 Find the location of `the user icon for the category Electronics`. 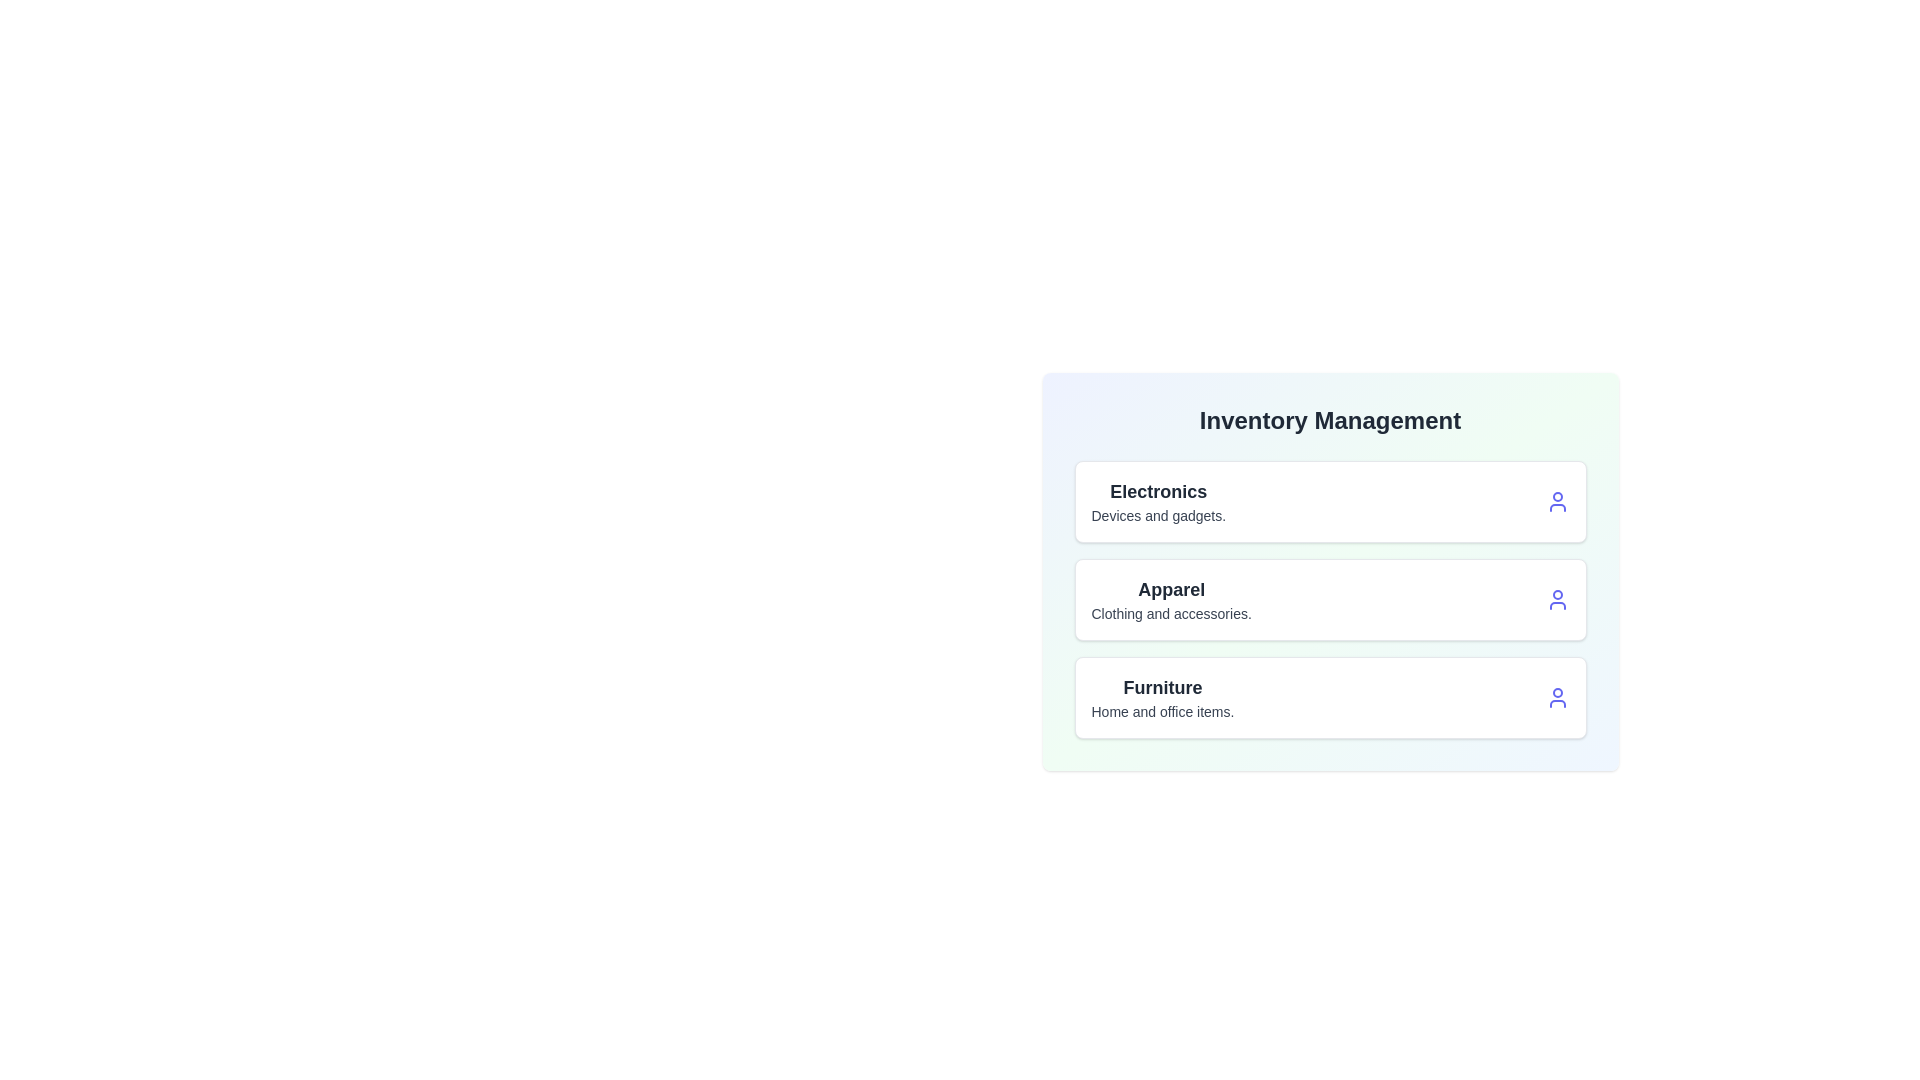

the user icon for the category Electronics is located at coordinates (1556, 500).